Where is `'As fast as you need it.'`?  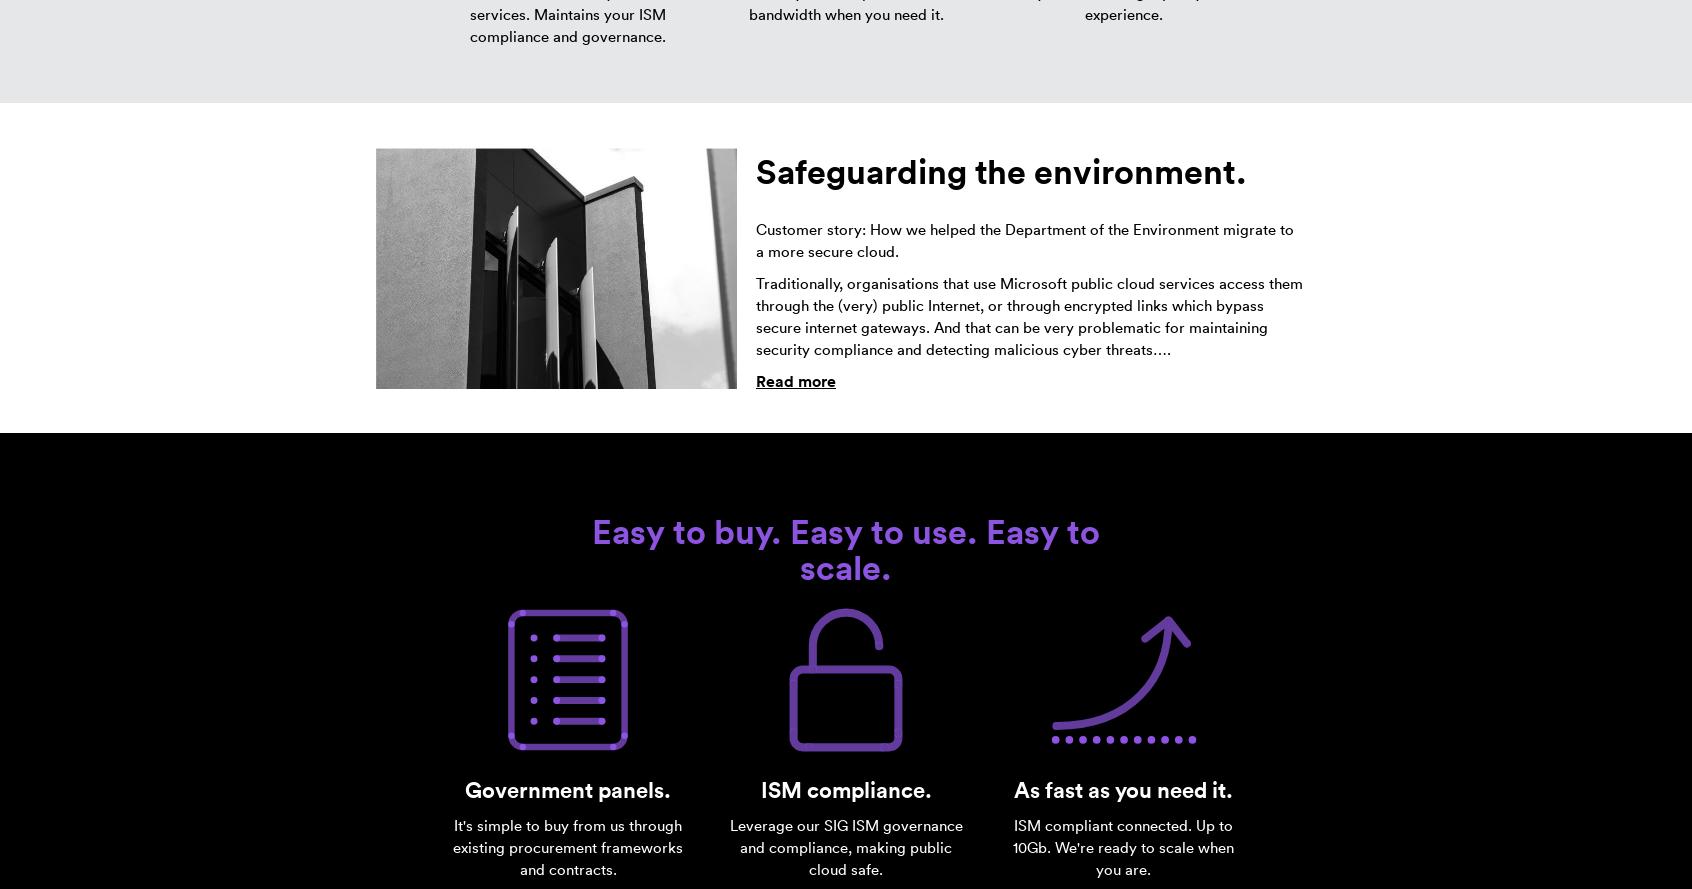 'As fast as you need it.' is located at coordinates (1123, 789).